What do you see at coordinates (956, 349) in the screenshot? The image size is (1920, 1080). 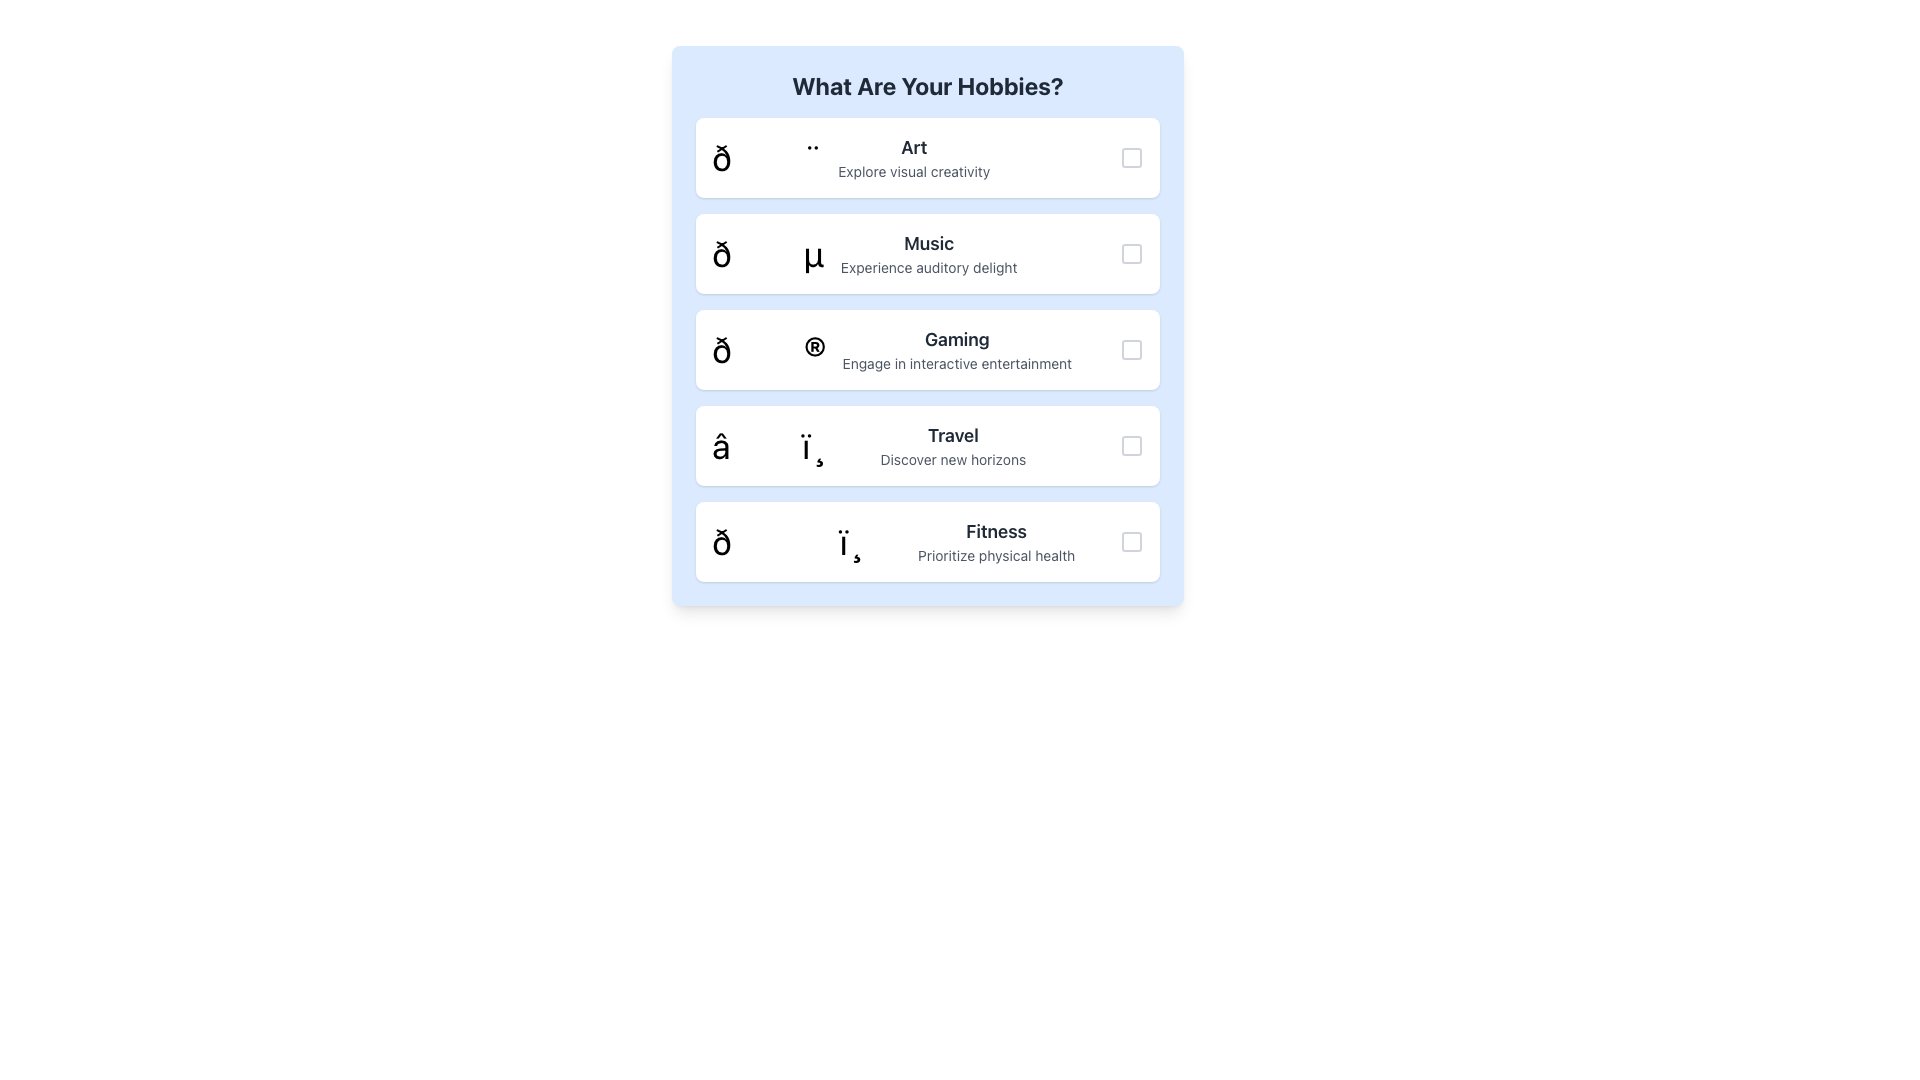 I see `the informational label for the 'Gaming' section, which provides the title and brief description, located centrally under the associated icon and between 'Music' and 'Travel'` at bounding box center [956, 349].